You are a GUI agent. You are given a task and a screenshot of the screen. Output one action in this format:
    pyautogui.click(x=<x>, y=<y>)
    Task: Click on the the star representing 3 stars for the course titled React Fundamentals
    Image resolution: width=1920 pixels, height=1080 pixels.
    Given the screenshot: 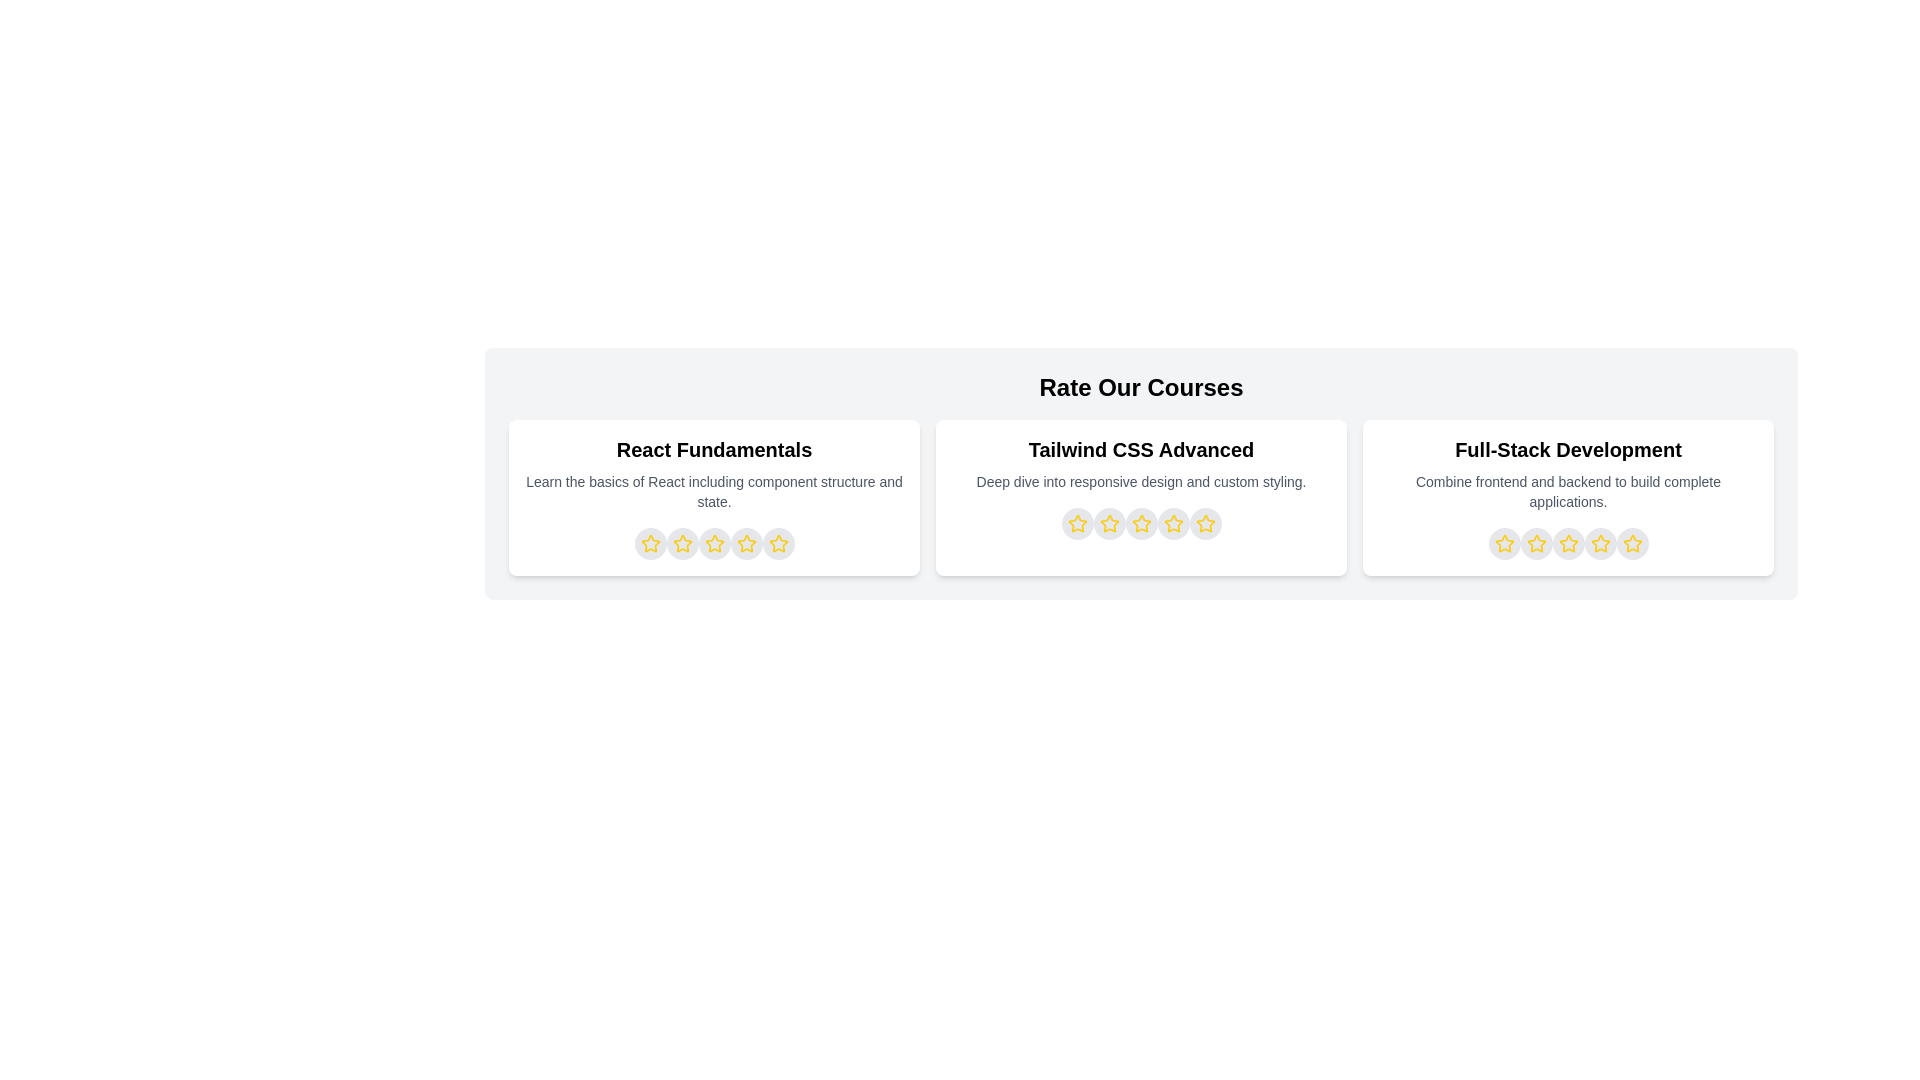 What is the action you would take?
    pyautogui.click(x=714, y=543)
    